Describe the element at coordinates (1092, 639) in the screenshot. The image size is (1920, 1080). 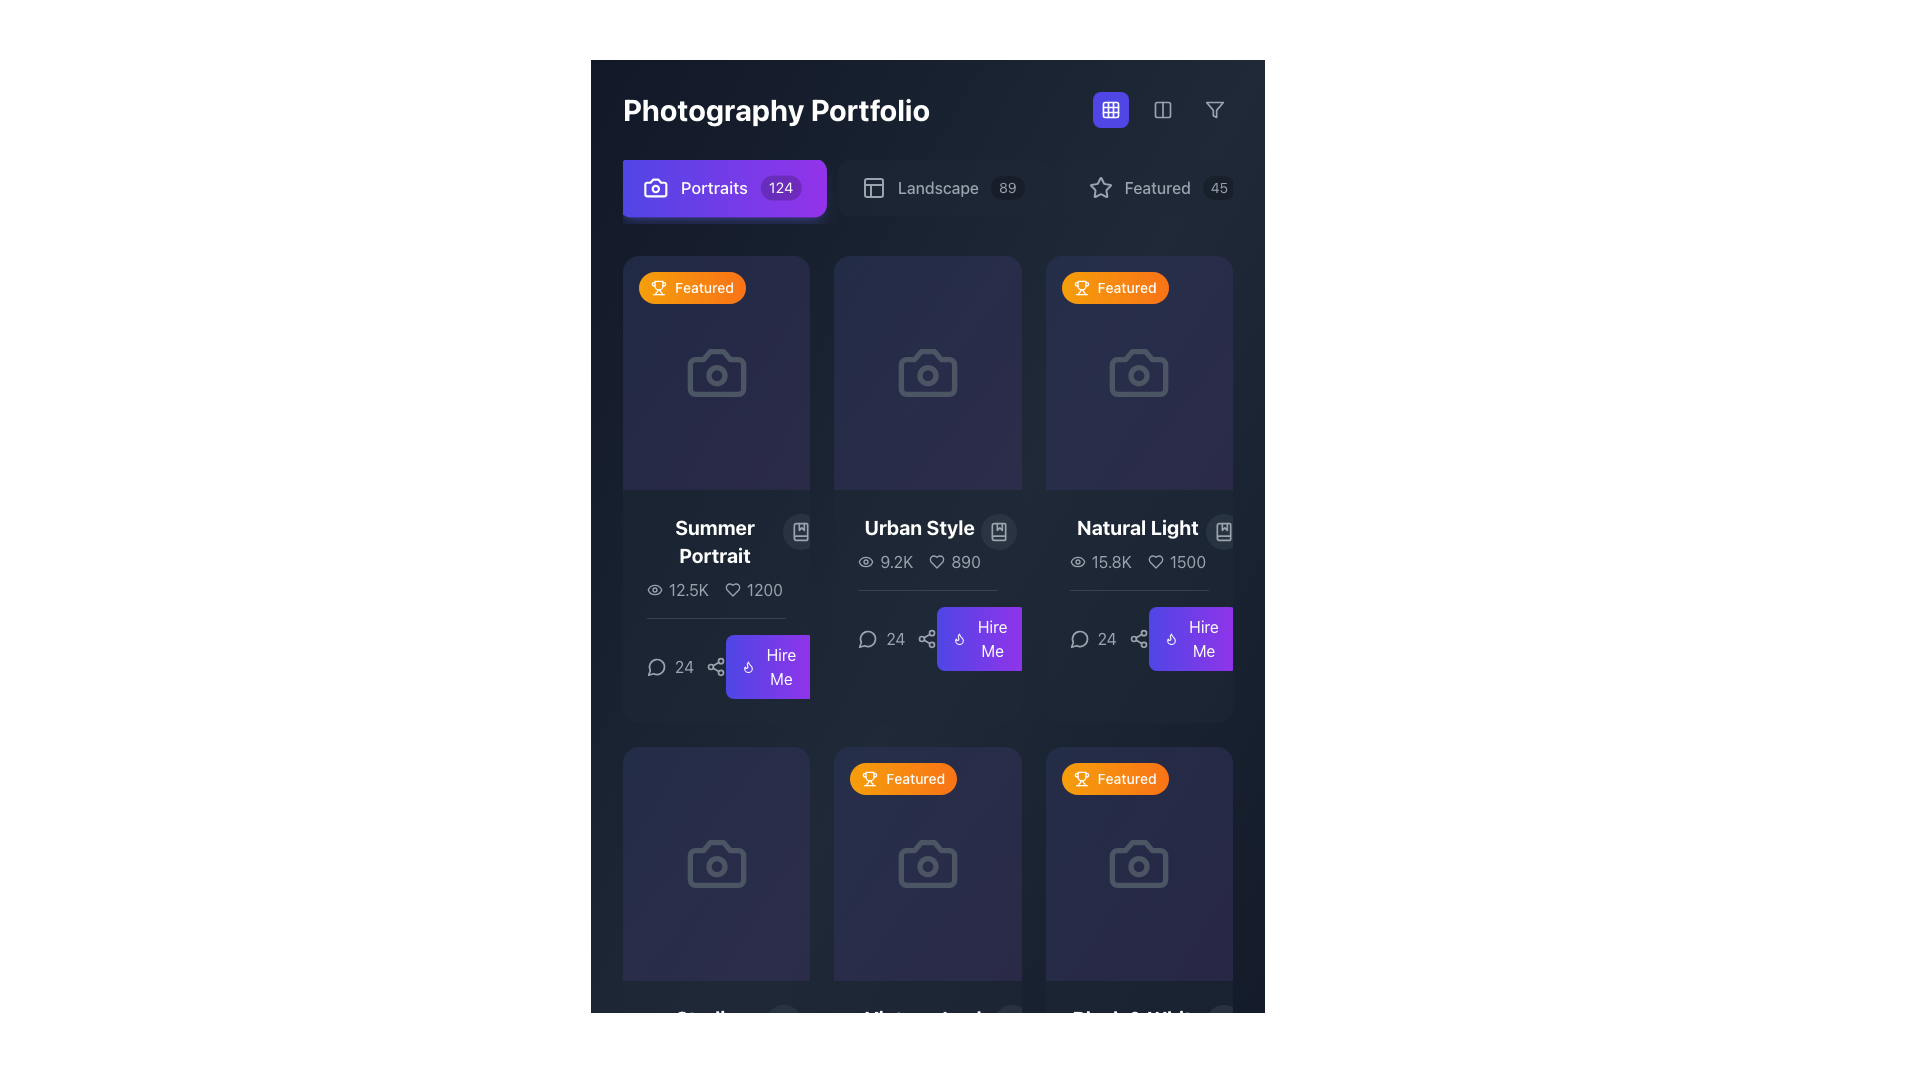
I see `the text displaying the number '24', which is styled in light gray color and located beside a chat bubble icon` at that location.